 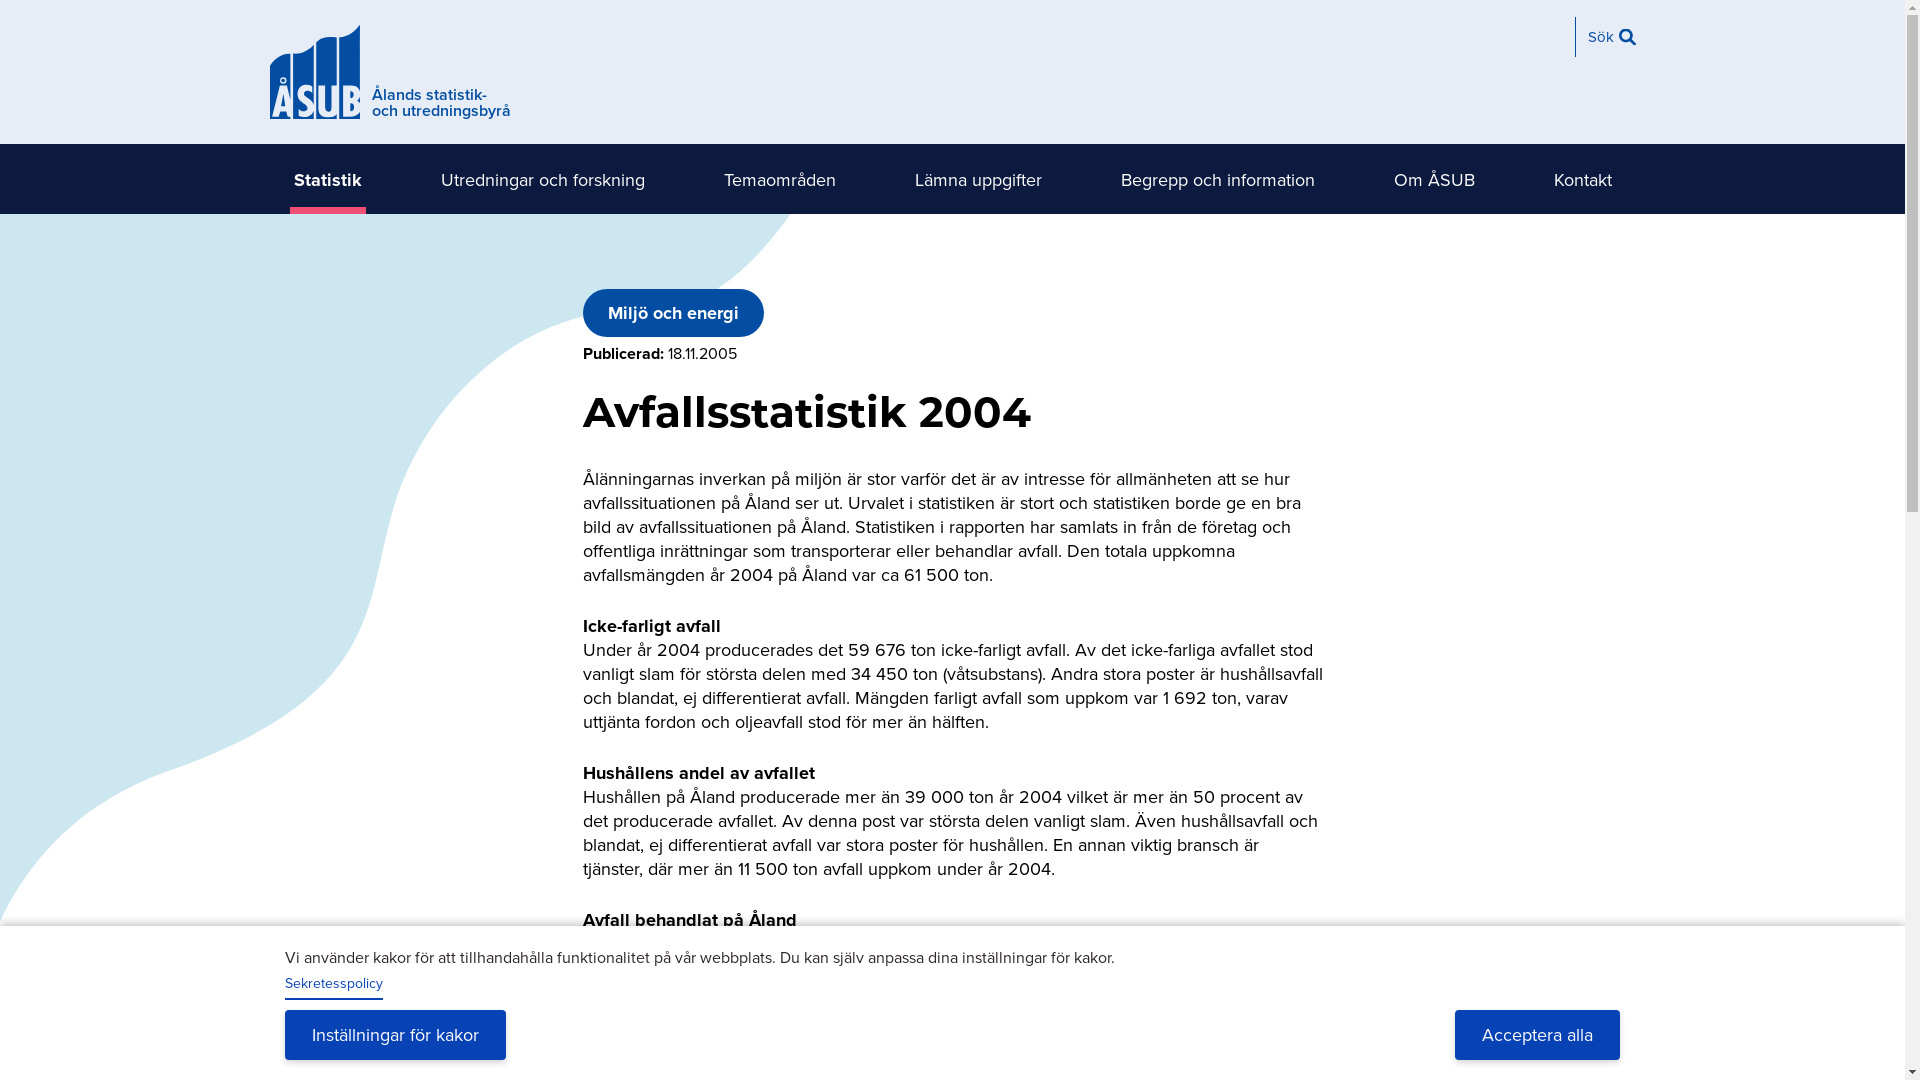 I want to click on 'Sekretesspolicy', so click(x=334, y=983).